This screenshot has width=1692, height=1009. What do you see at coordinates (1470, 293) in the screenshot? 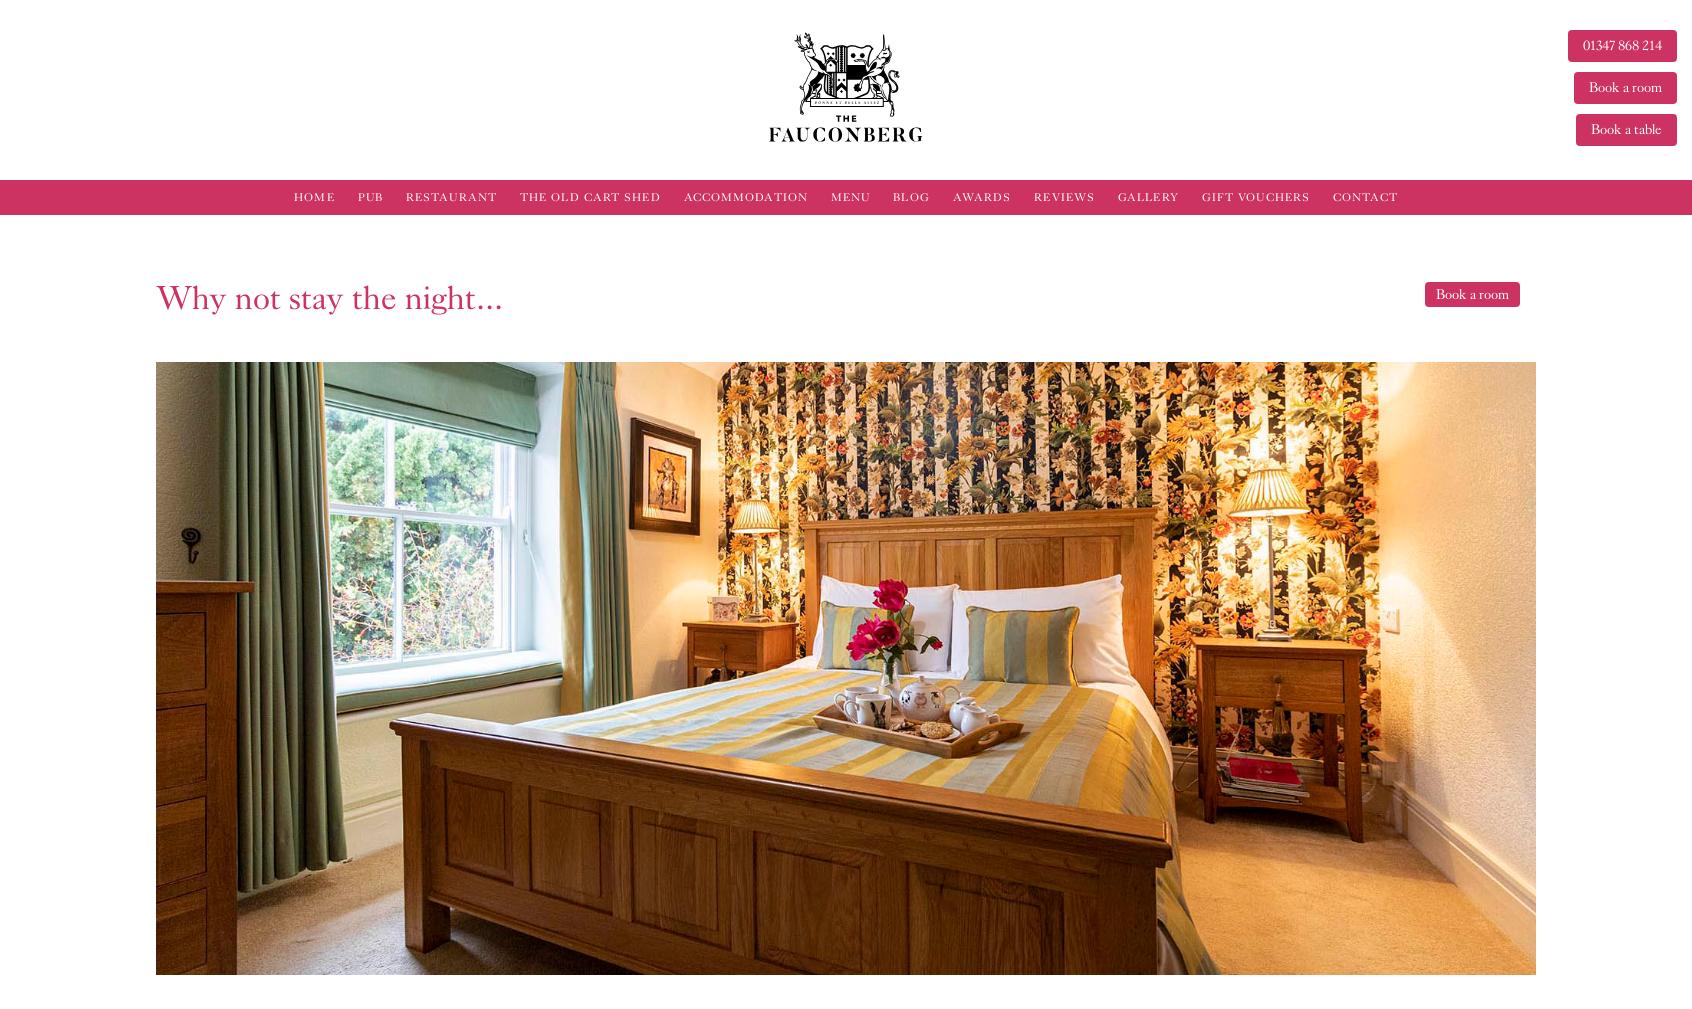
I see `'Book a room'` at bounding box center [1470, 293].